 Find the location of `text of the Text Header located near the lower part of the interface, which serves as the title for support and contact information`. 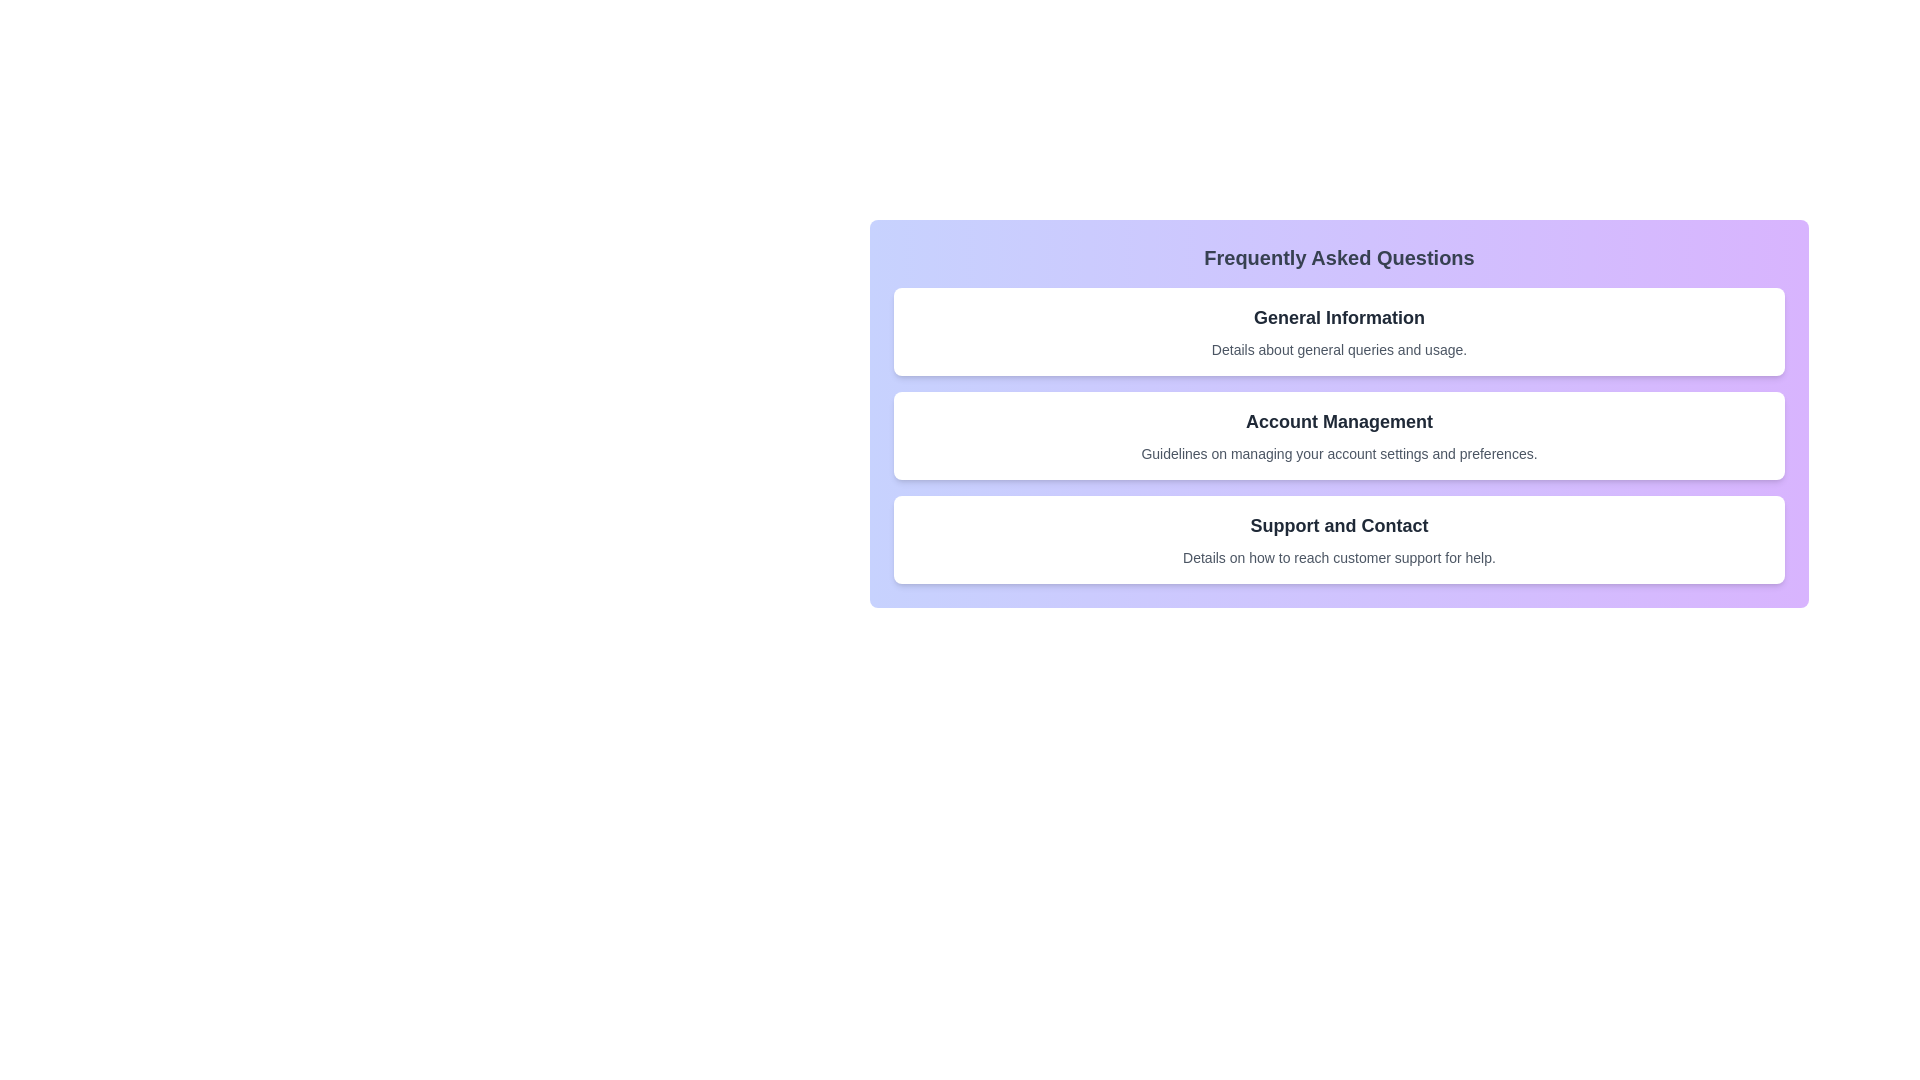

text of the Text Header located near the lower part of the interface, which serves as the title for support and contact information is located at coordinates (1339, 524).